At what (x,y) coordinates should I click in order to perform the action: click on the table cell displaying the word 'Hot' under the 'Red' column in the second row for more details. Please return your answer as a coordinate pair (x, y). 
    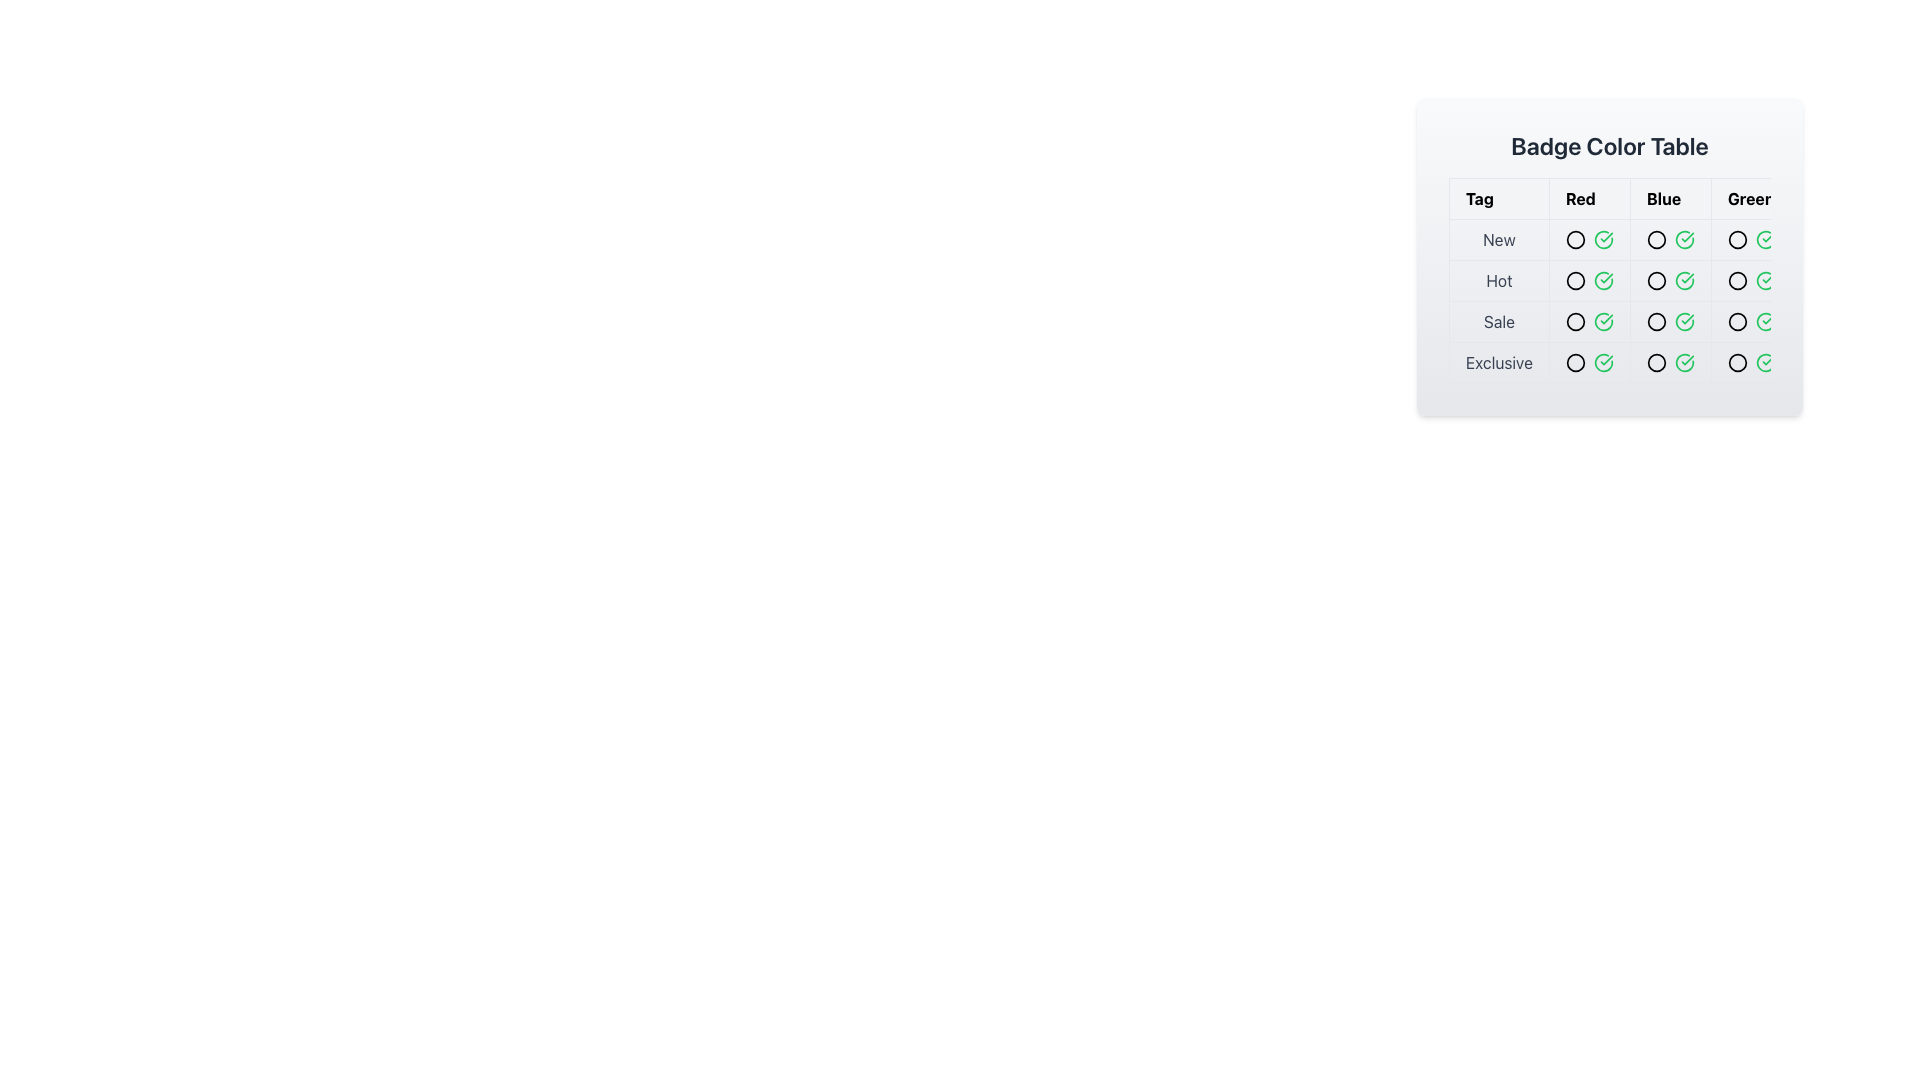
    Looking at the image, I should click on (1609, 281).